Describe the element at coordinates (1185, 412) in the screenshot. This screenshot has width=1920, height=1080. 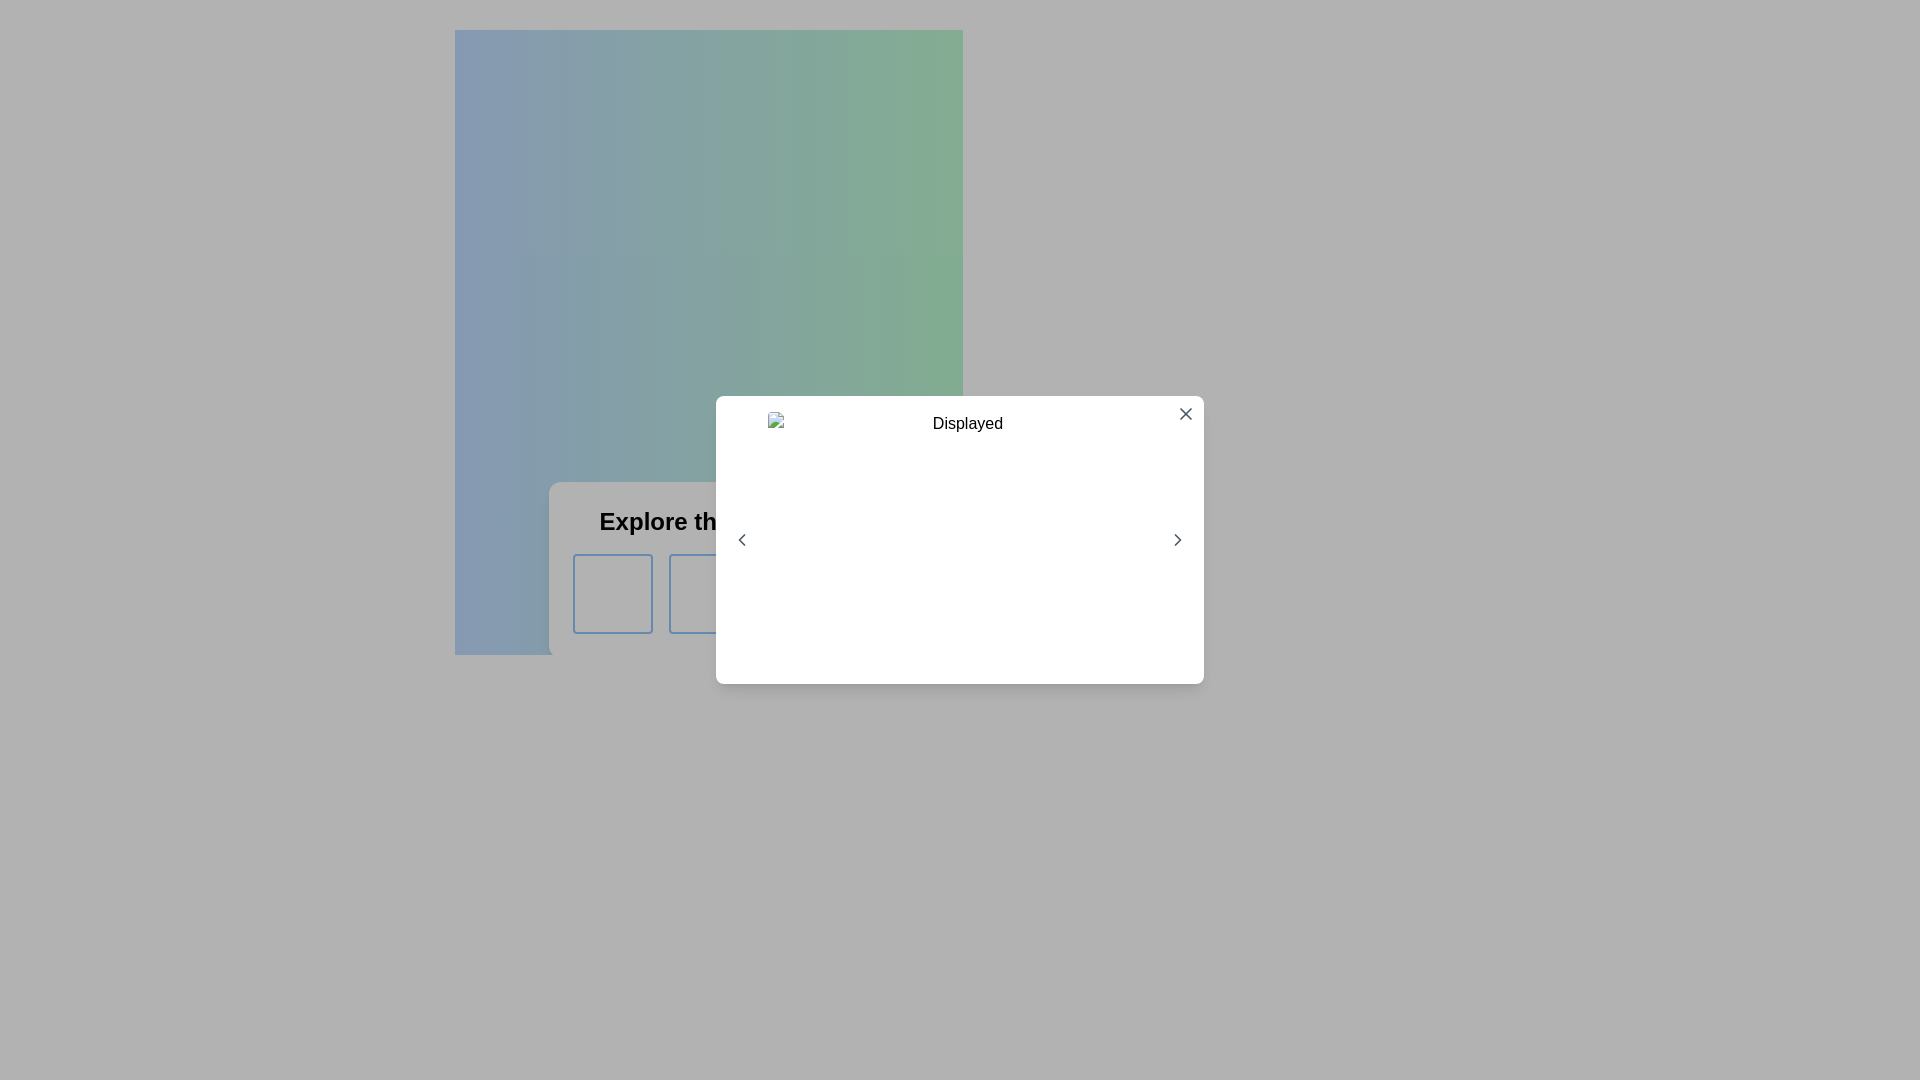
I see `the close button located at the top-right corner of the white rounded rectangular card` at that location.